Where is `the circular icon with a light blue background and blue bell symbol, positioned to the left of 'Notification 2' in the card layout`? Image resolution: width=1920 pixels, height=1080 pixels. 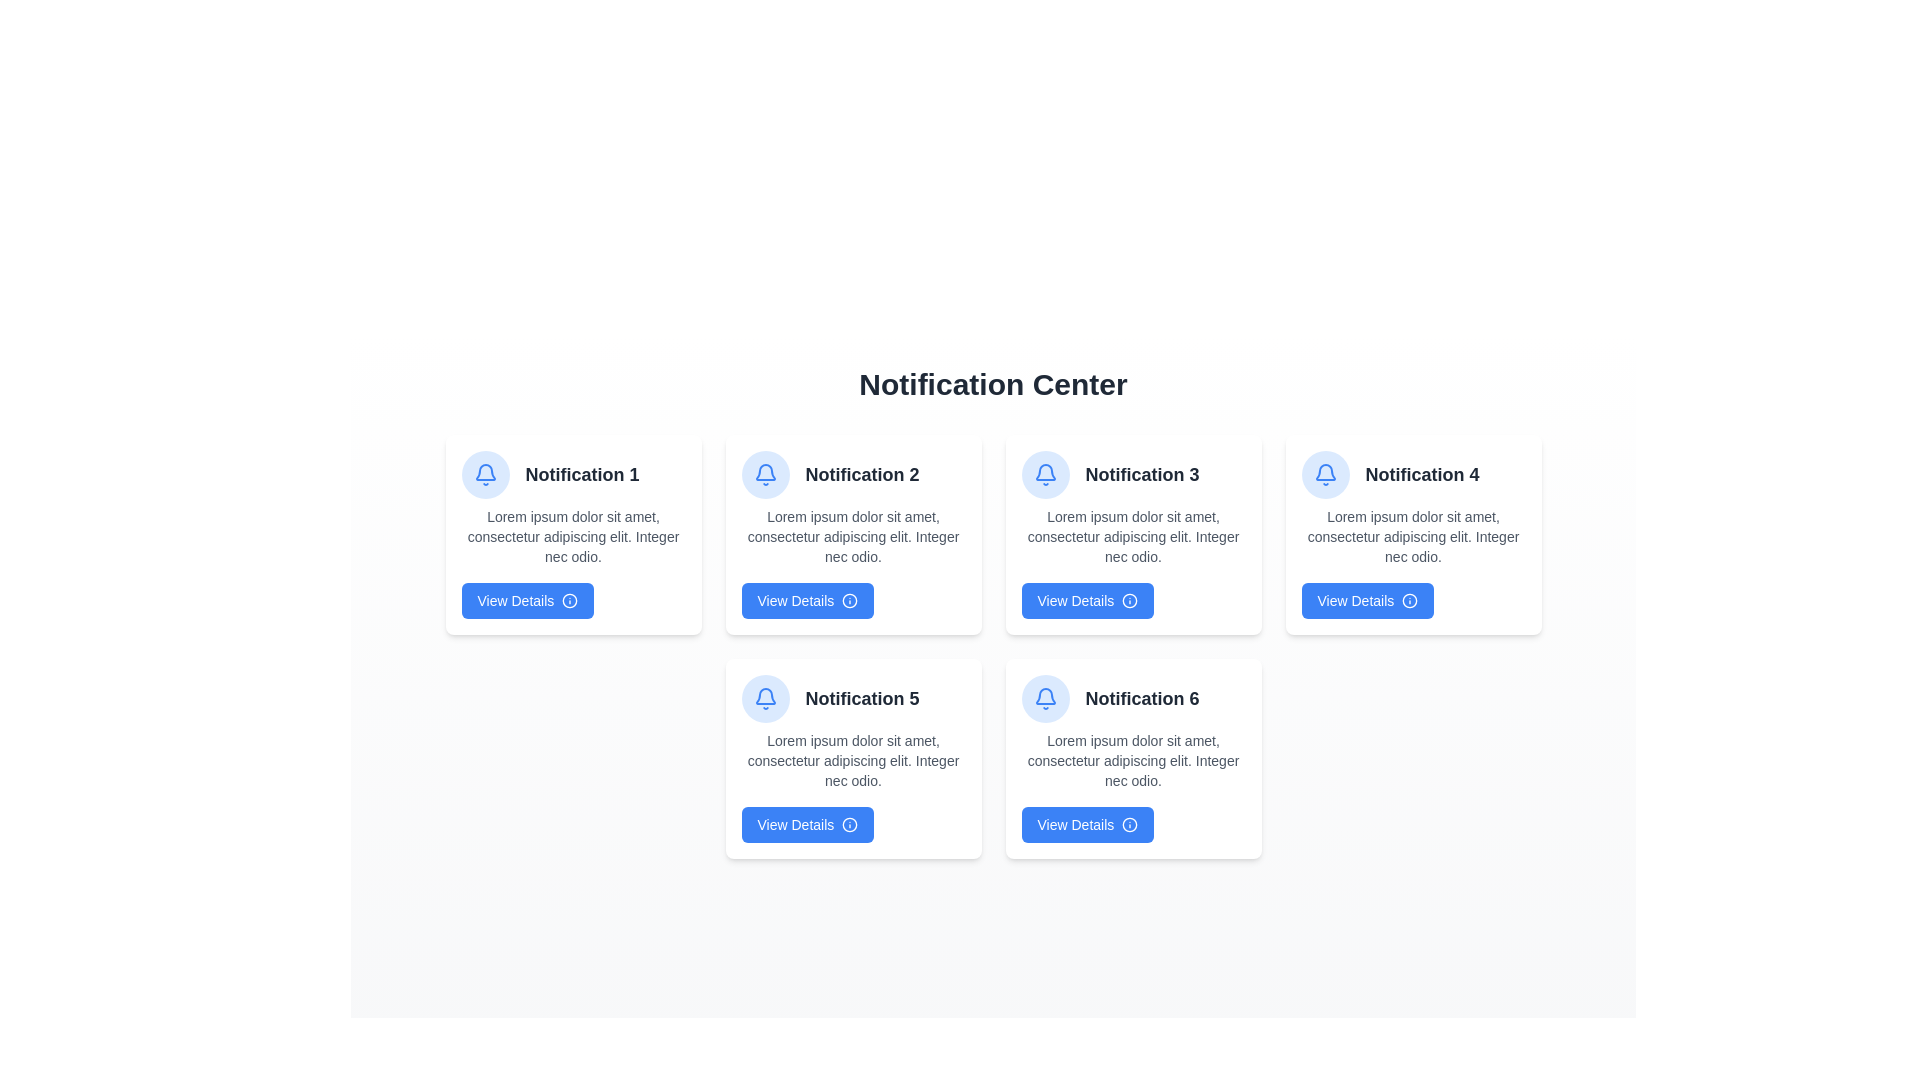 the circular icon with a light blue background and blue bell symbol, positioned to the left of 'Notification 2' in the card layout is located at coordinates (764, 474).